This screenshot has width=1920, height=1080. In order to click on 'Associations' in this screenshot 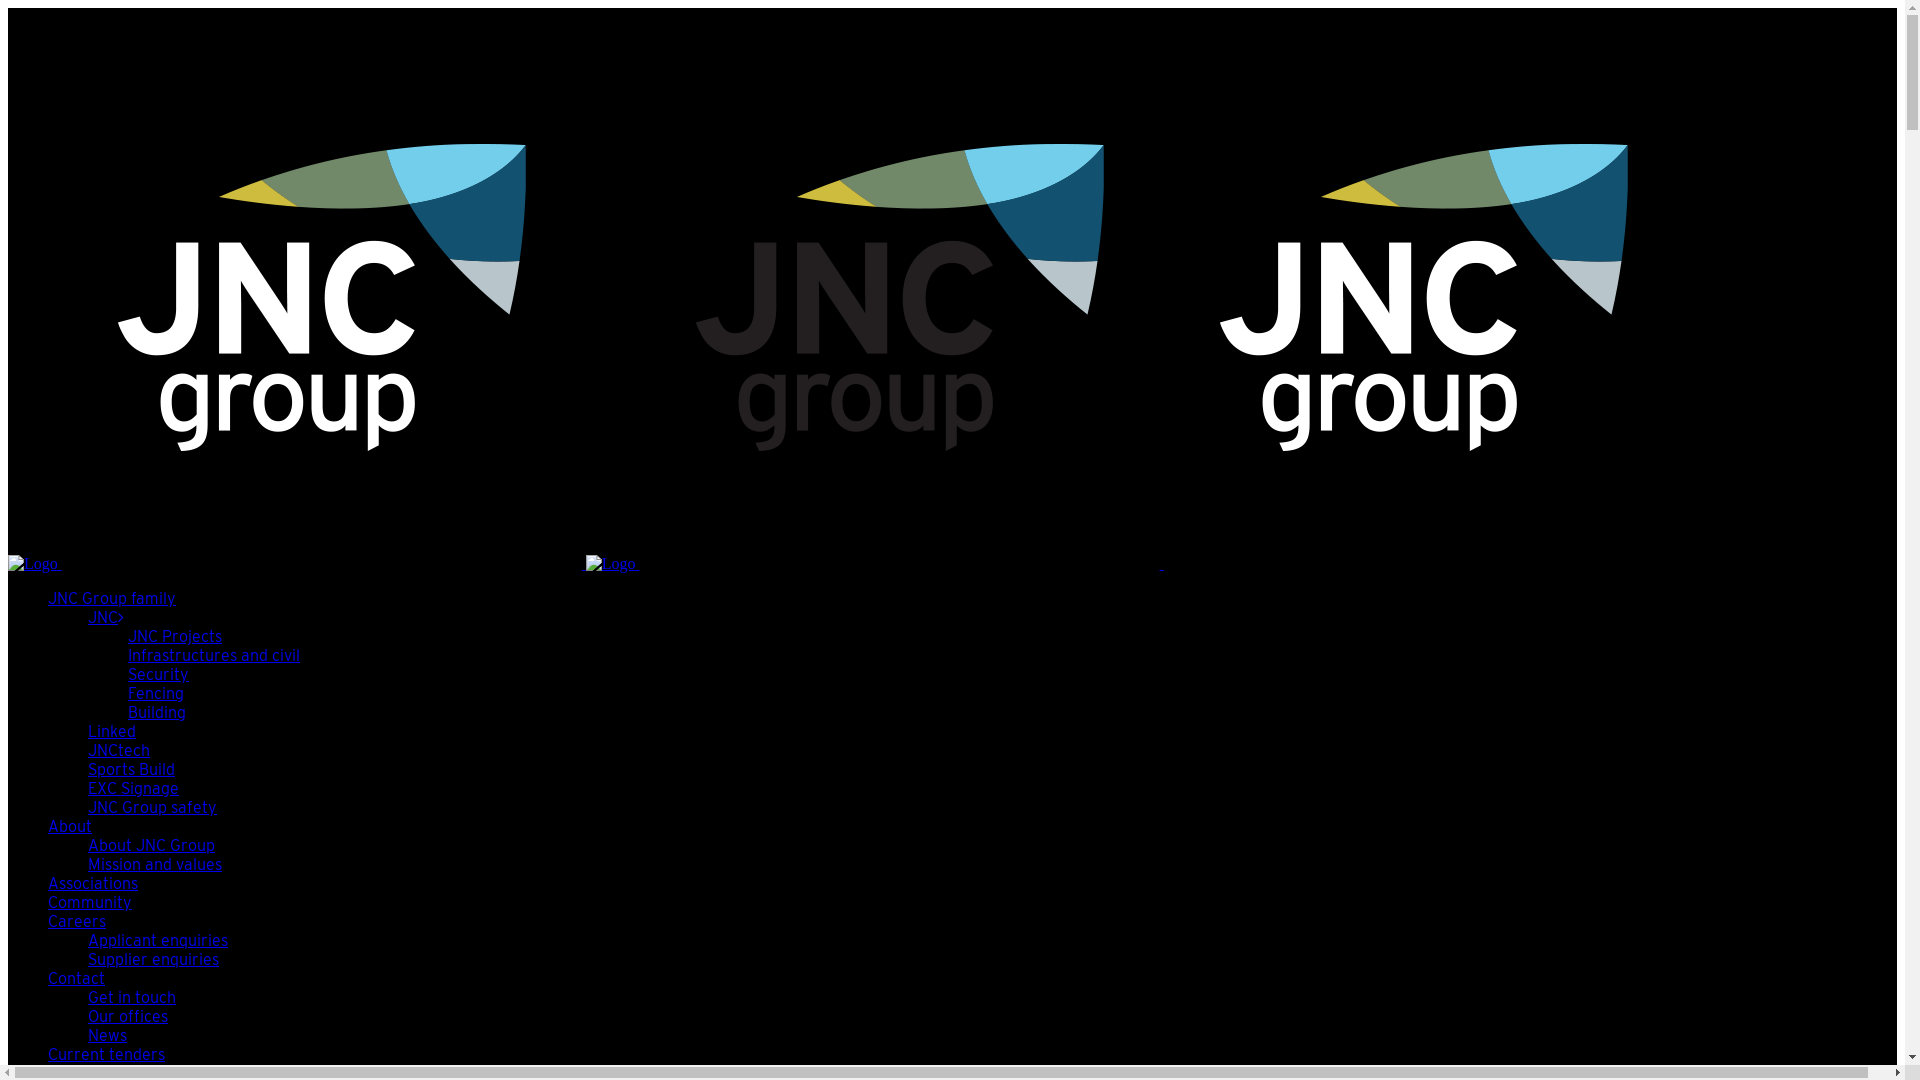, I will do `click(91, 882)`.